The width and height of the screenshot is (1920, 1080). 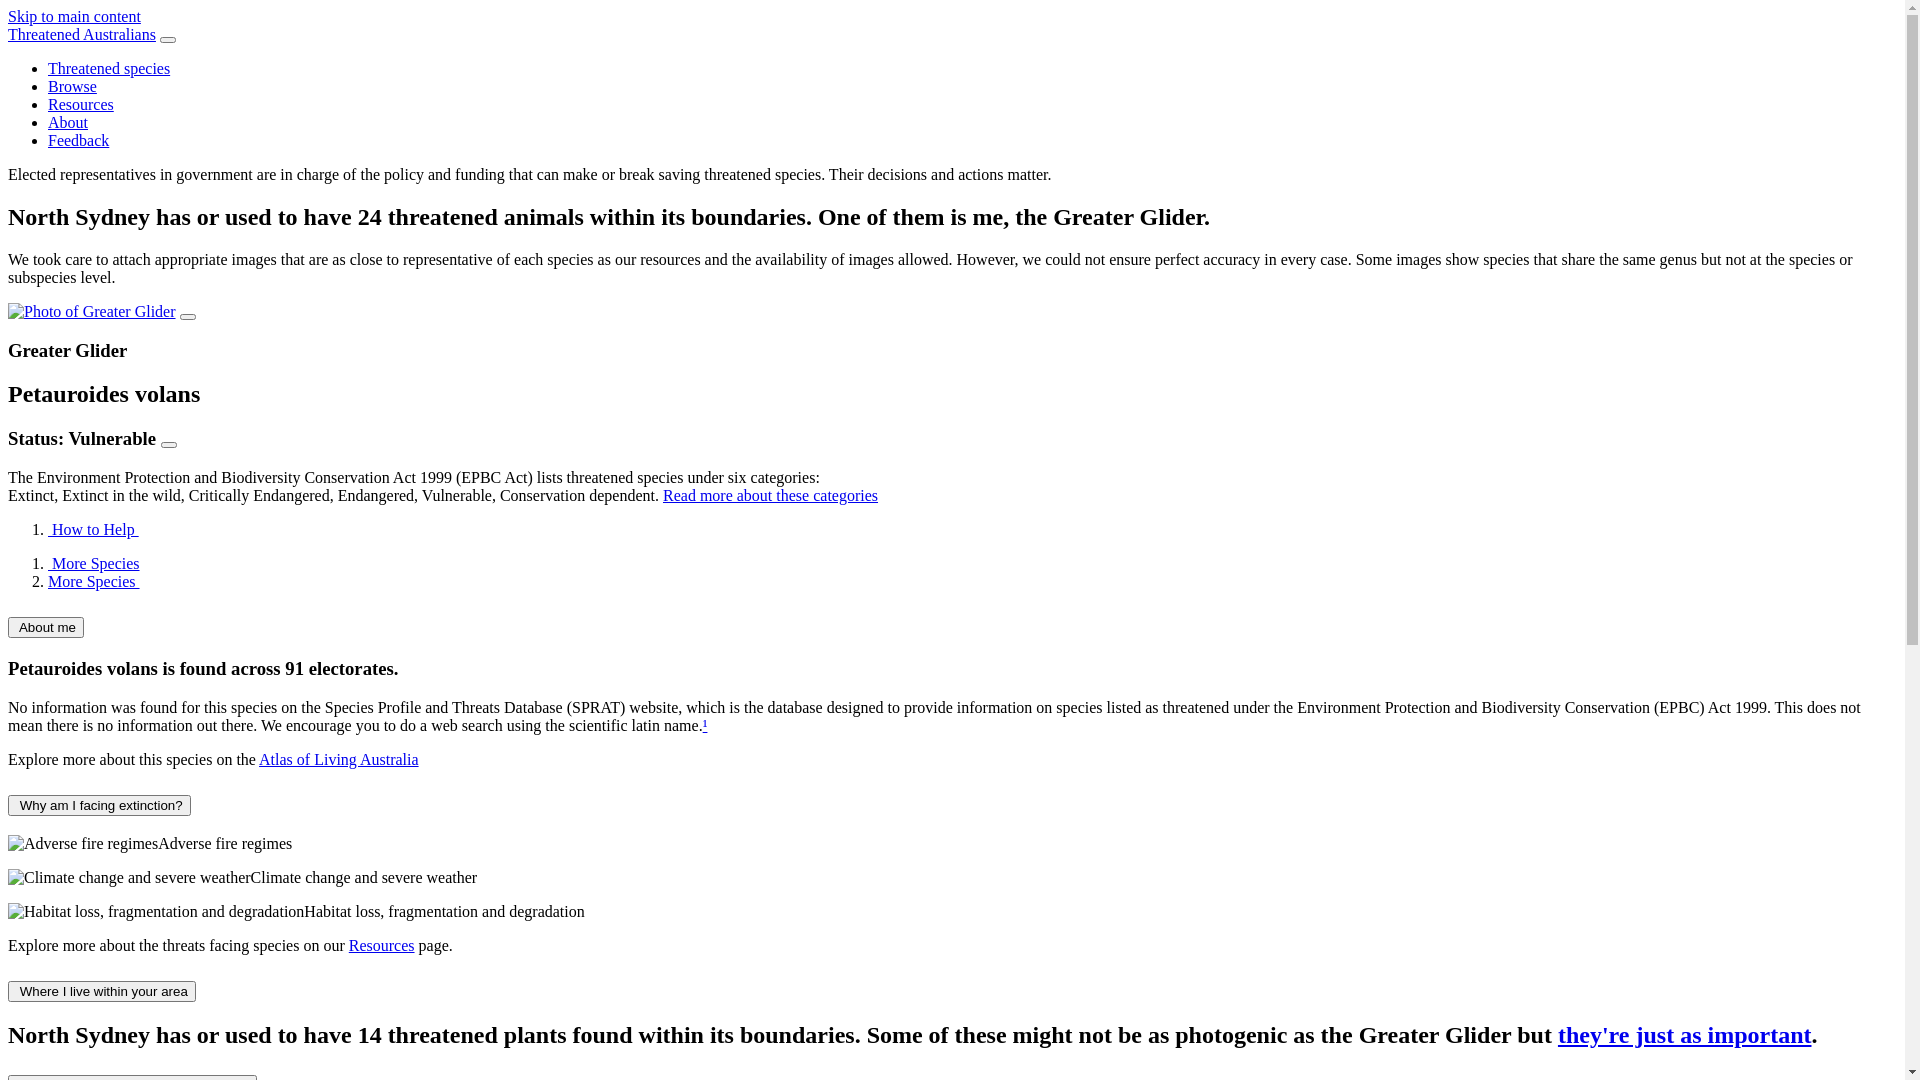 What do you see at coordinates (92, 528) in the screenshot?
I see `' How to Help '` at bounding box center [92, 528].